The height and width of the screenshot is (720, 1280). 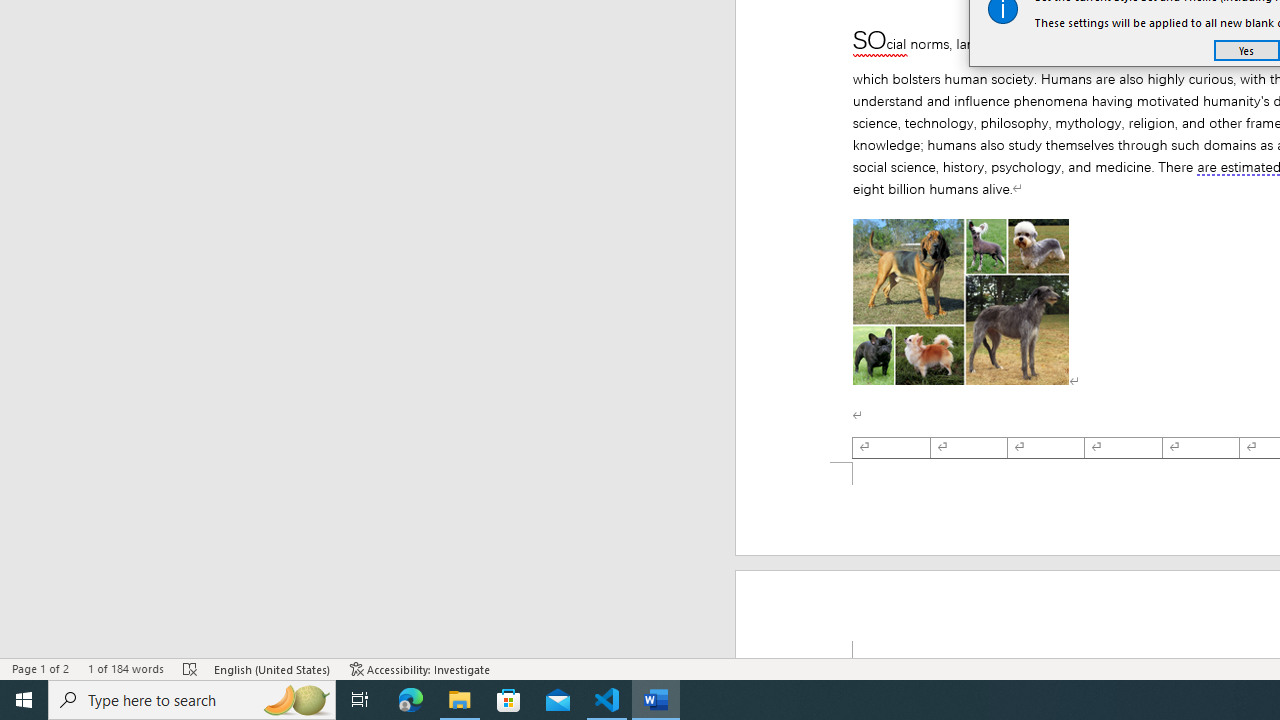 What do you see at coordinates (606, 698) in the screenshot?
I see `'Visual Studio Code - 1 running window'` at bounding box center [606, 698].